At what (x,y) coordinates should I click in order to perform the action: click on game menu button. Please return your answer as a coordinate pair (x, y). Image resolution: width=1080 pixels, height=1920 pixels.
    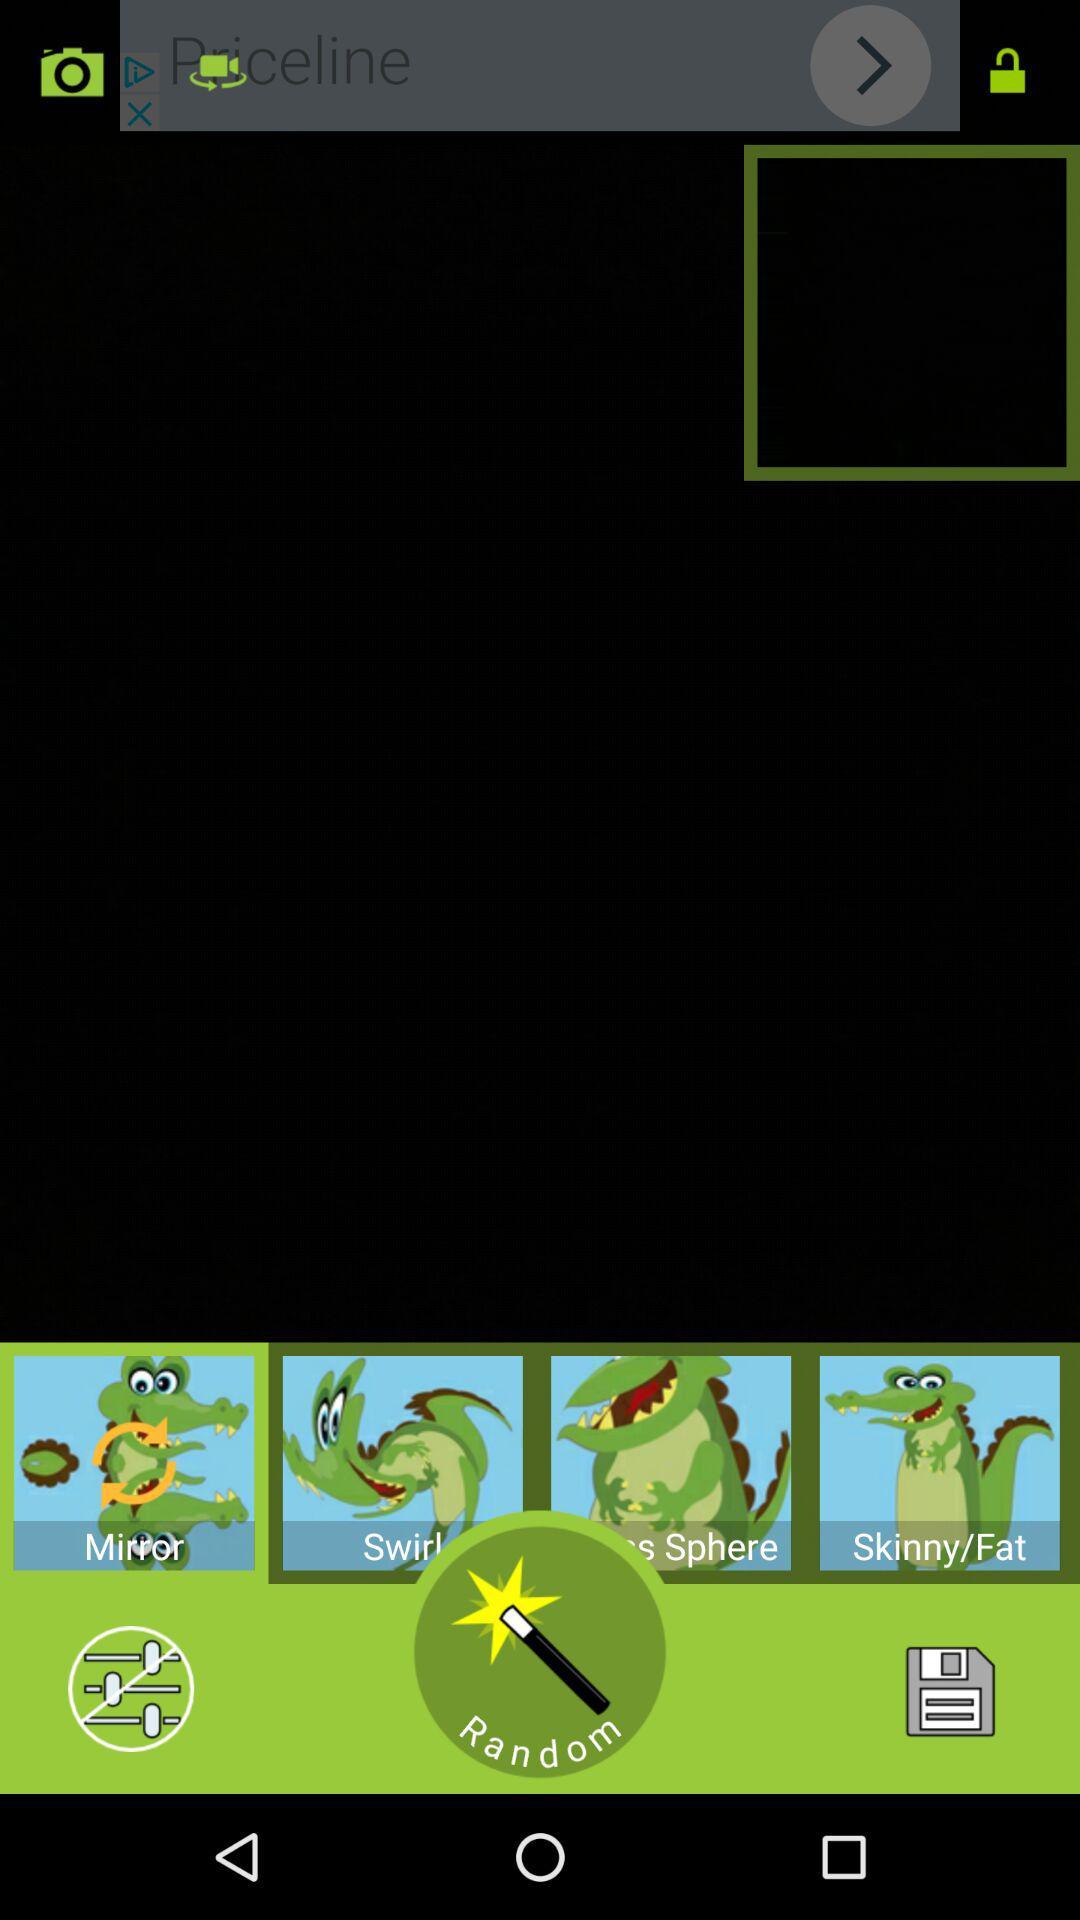
    Looking at the image, I should click on (947, 1688).